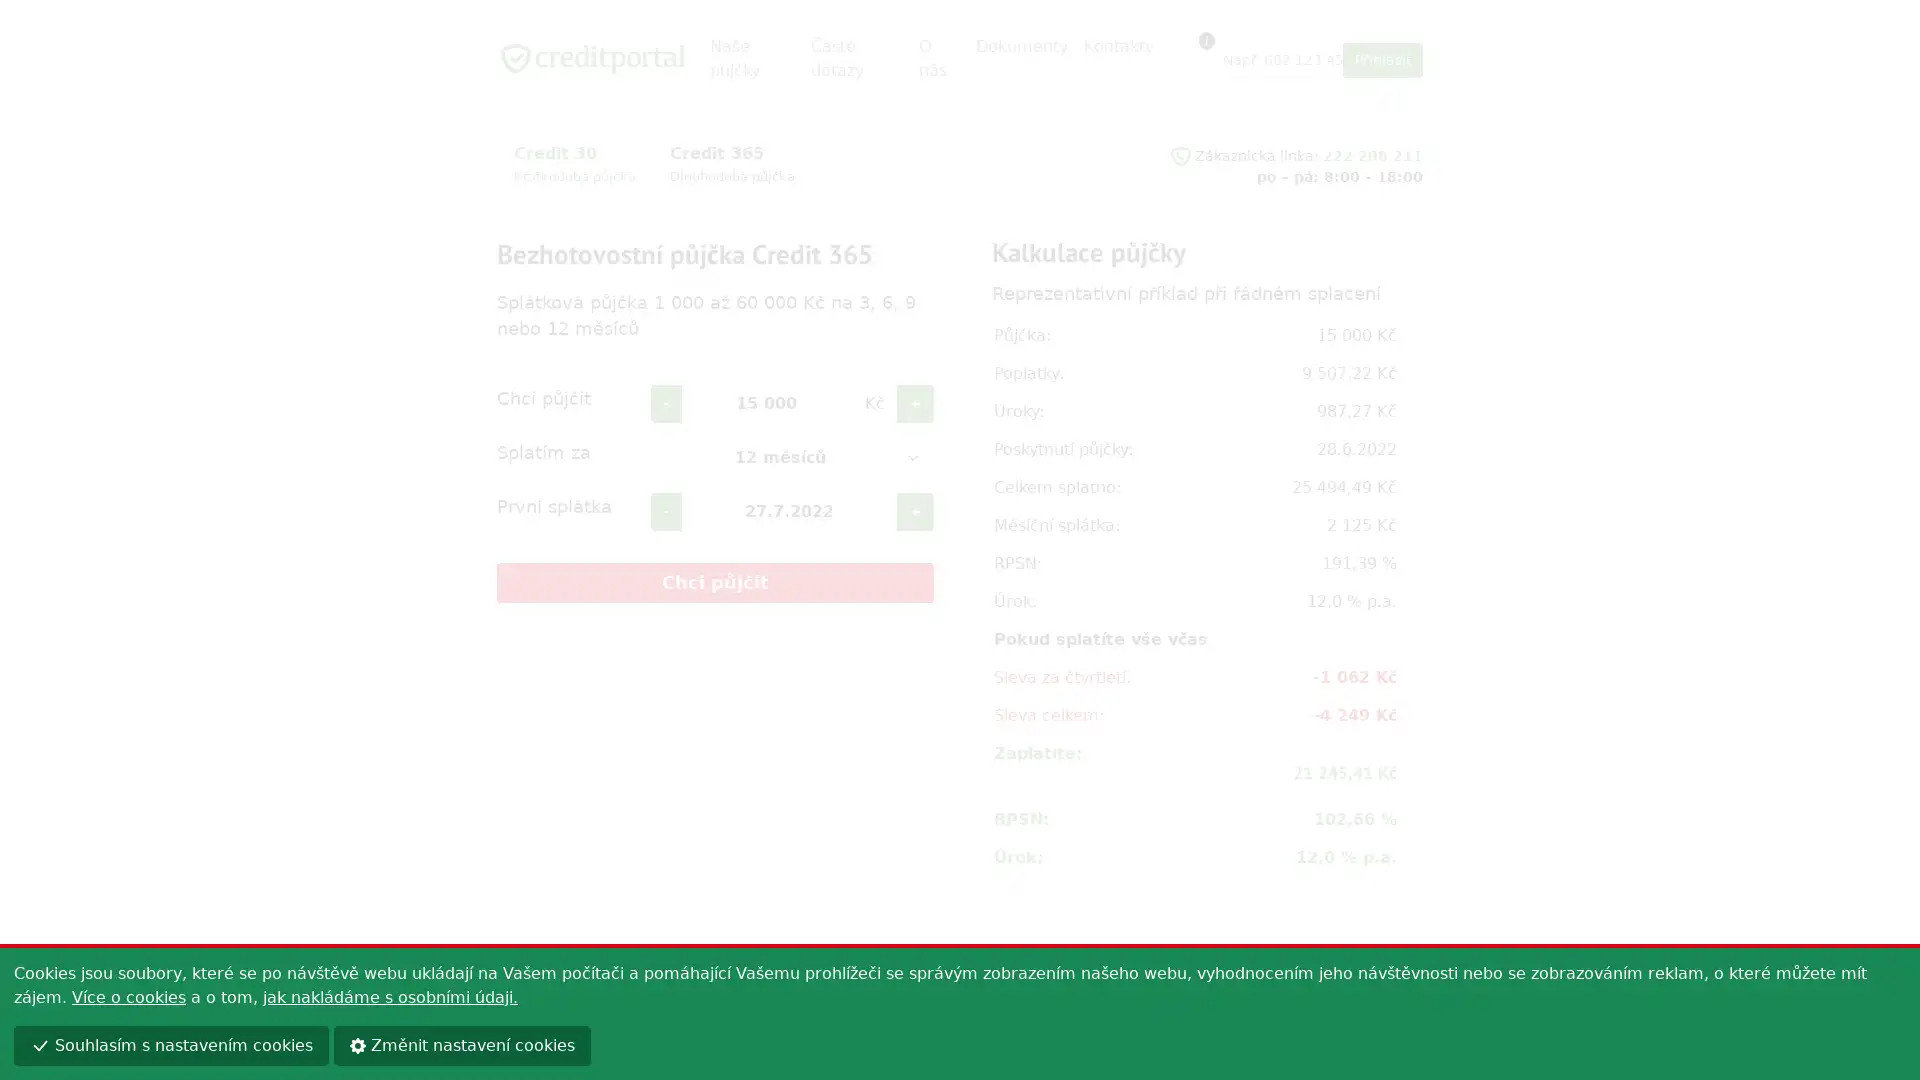 Image resolution: width=1920 pixels, height=1080 pixels. What do you see at coordinates (1381, 59) in the screenshot?
I see `Prihlasit` at bounding box center [1381, 59].